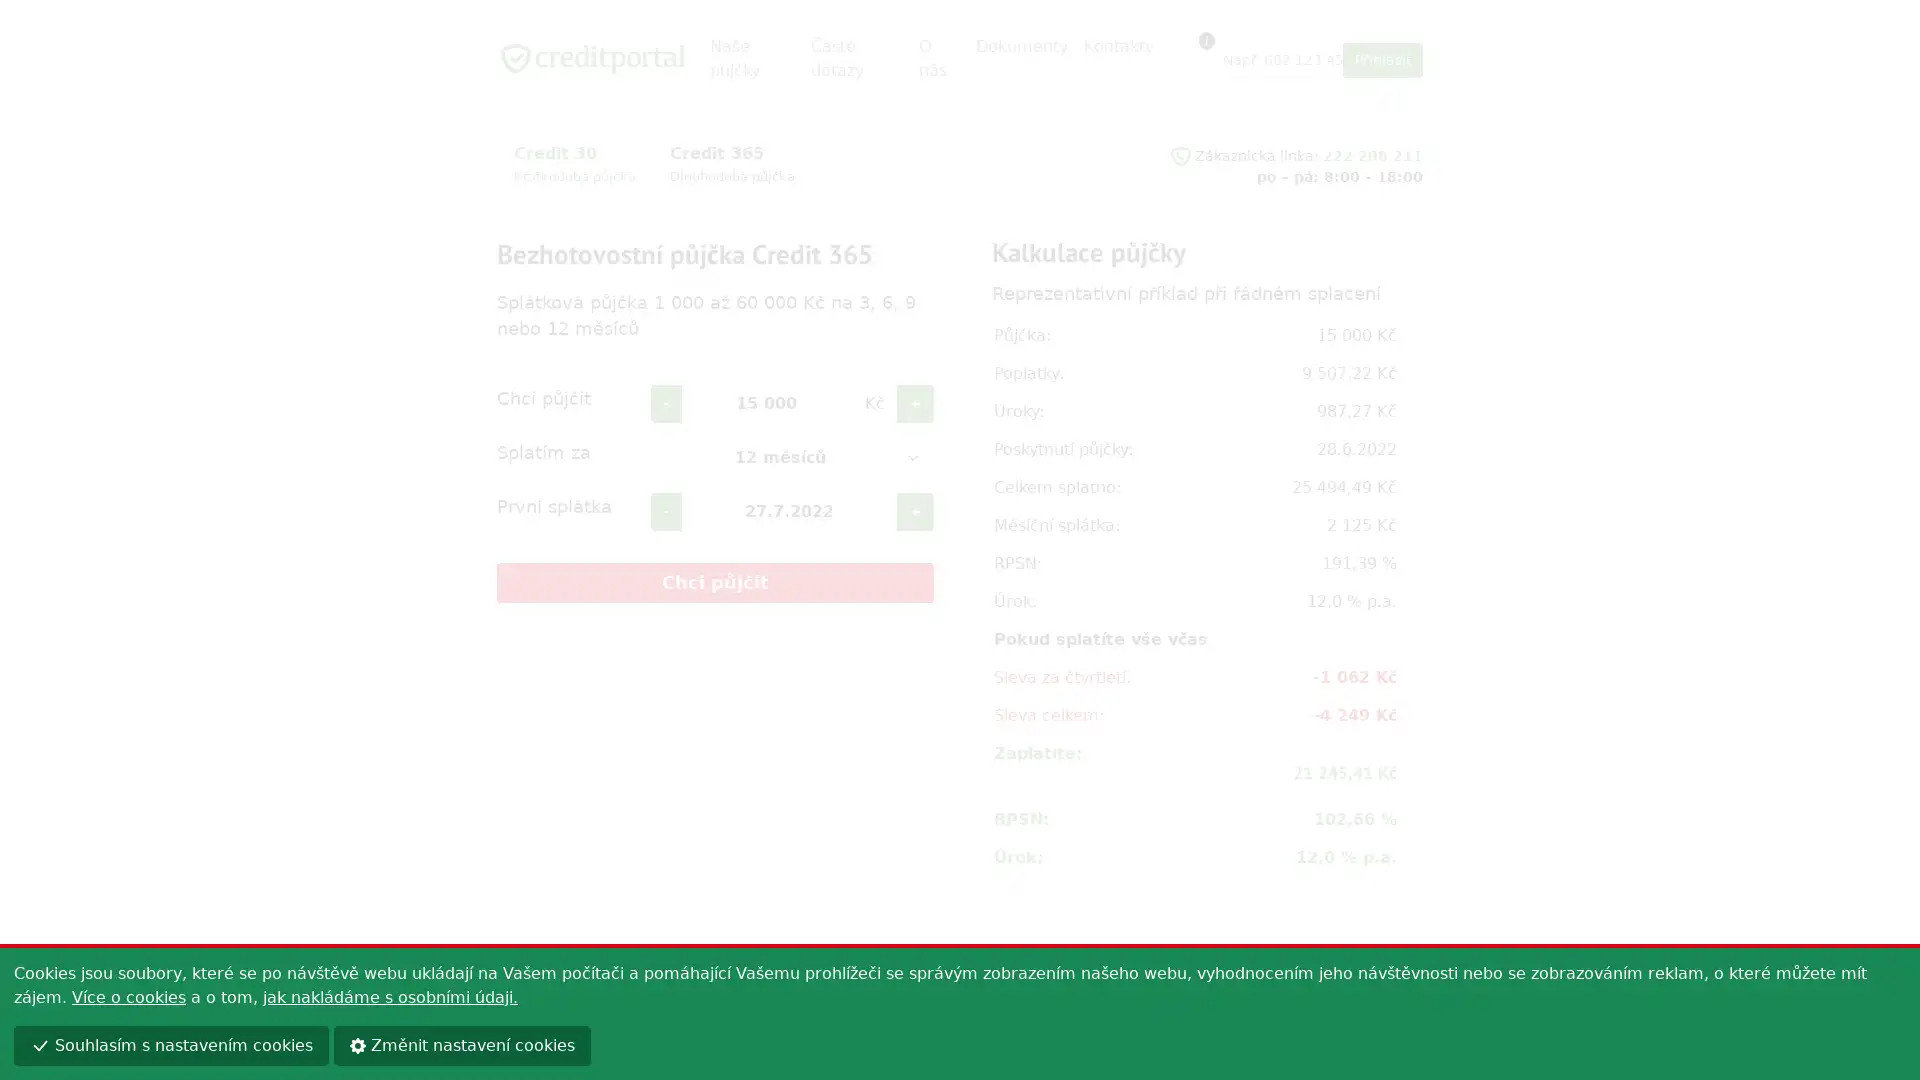 Image resolution: width=1920 pixels, height=1080 pixels. What do you see at coordinates (1381, 59) in the screenshot?
I see `Prihlasit` at bounding box center [1381, 59].